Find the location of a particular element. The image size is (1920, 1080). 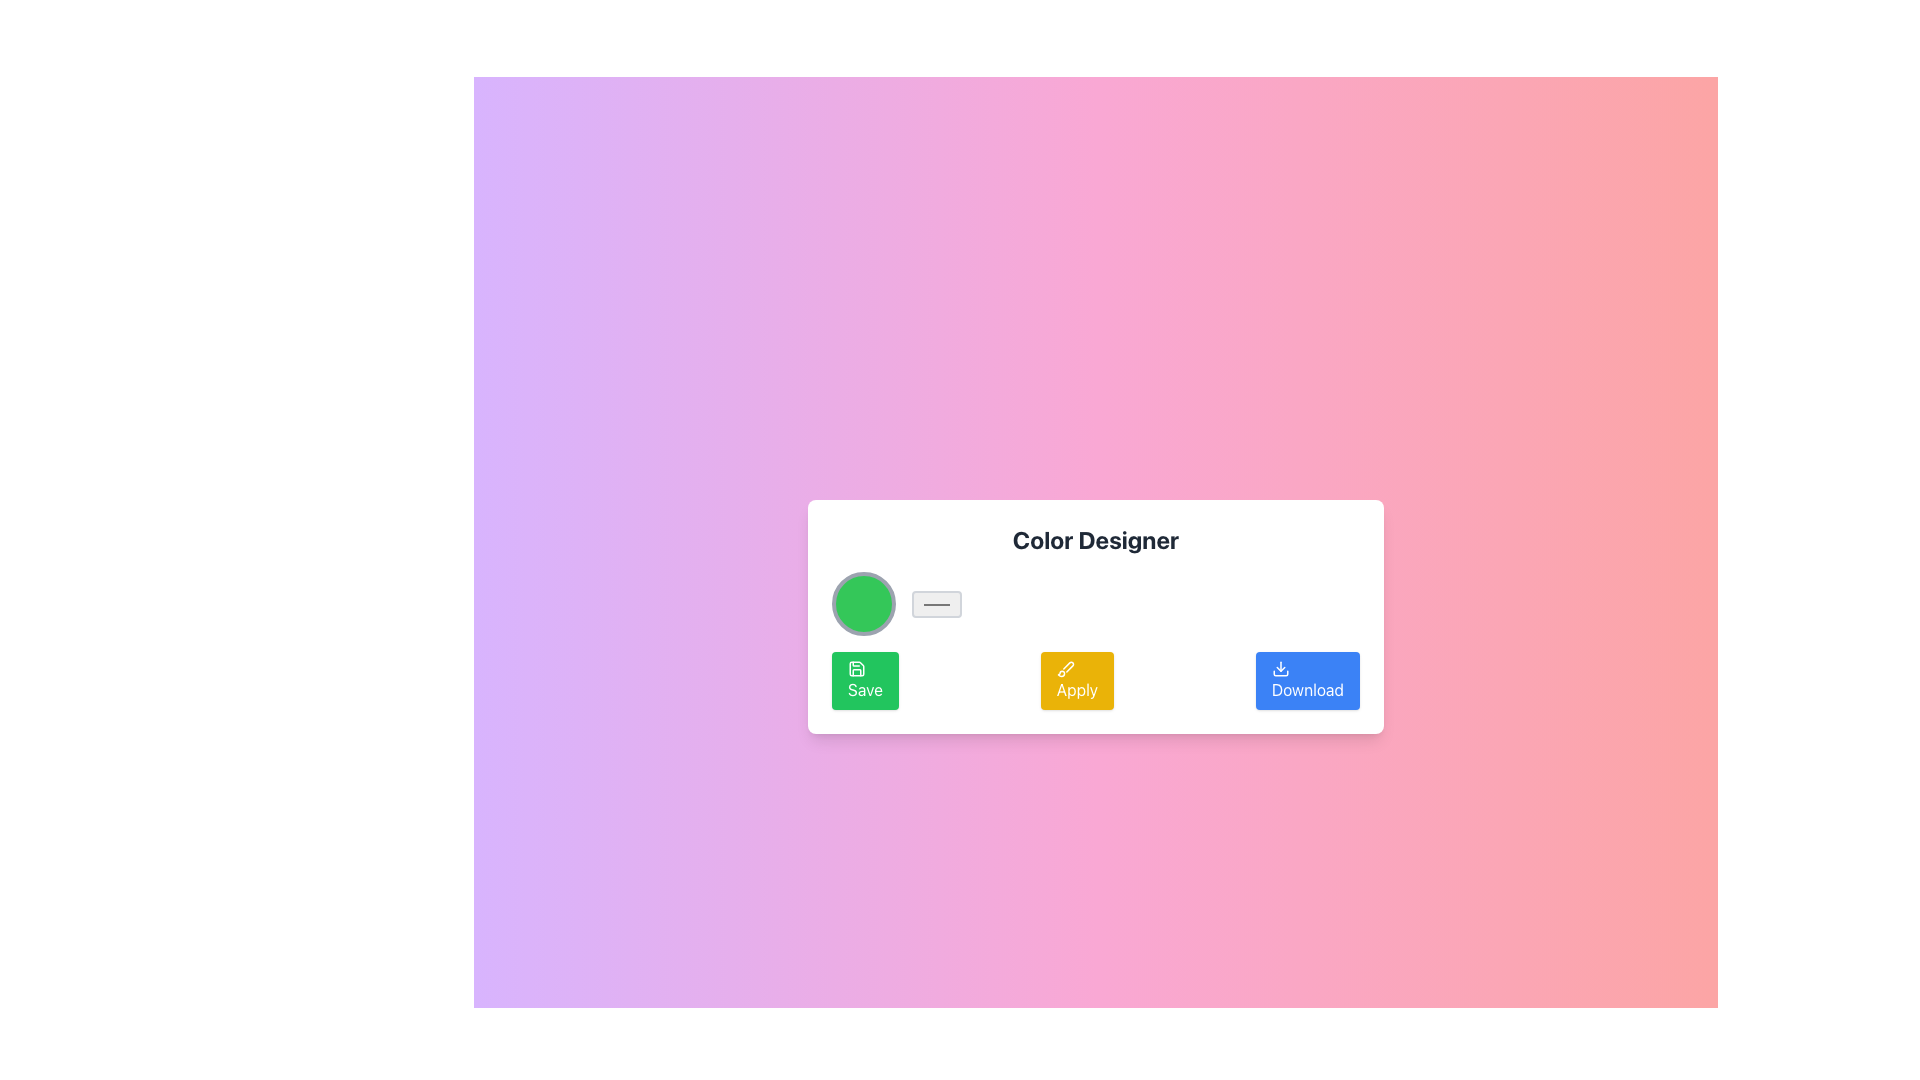

the buttons contained within the color selection and management card, which is centrally placed in the interface with a colorful gradient background is located at coordinates (1094, 616).